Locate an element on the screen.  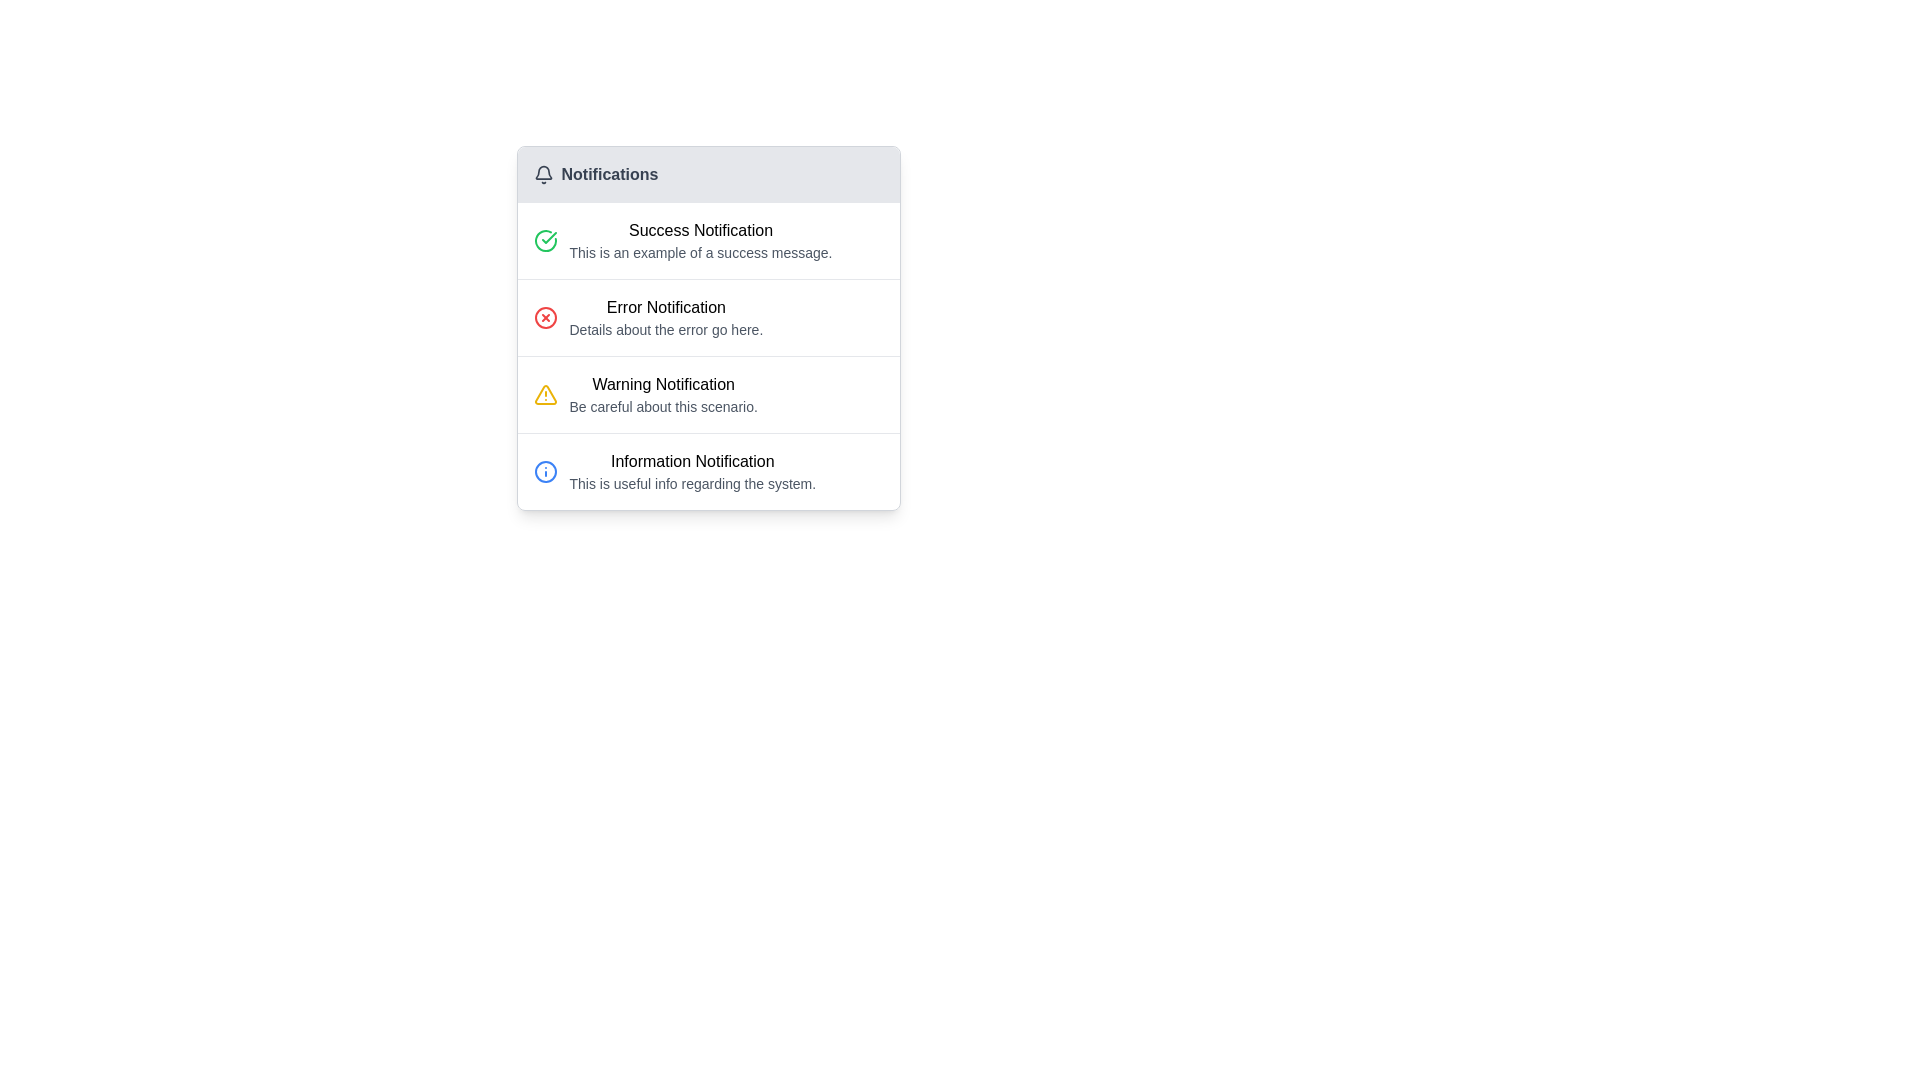
the warning notification icon that serves as a visual indicator for caution, positioned to the left of the text in the 'Warning Notification' is located at coordinates (545, 394).